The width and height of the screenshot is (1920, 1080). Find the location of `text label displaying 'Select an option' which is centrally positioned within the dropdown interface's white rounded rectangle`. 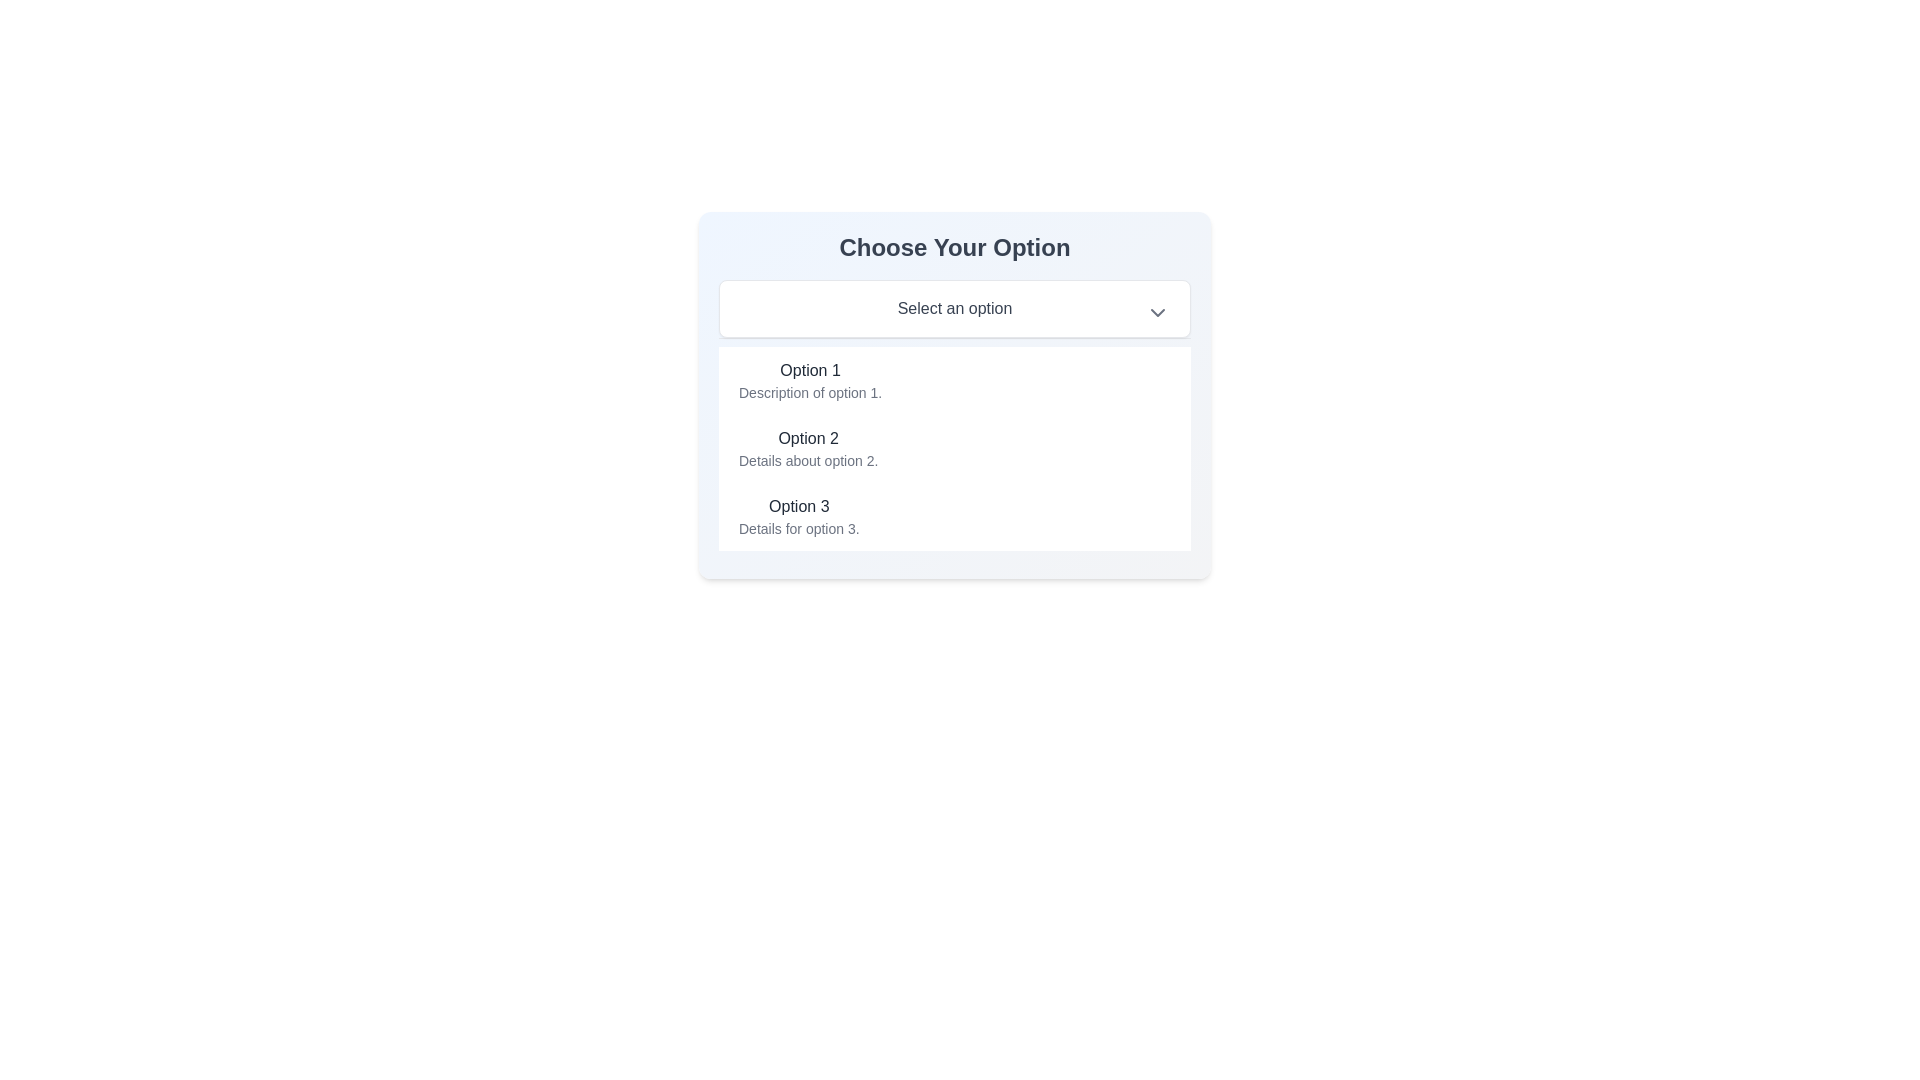

text label displaying 'Select an option' which is centrally positioned within the dropdown interface's white rounded rectangle is located at coordinates (954, 308).